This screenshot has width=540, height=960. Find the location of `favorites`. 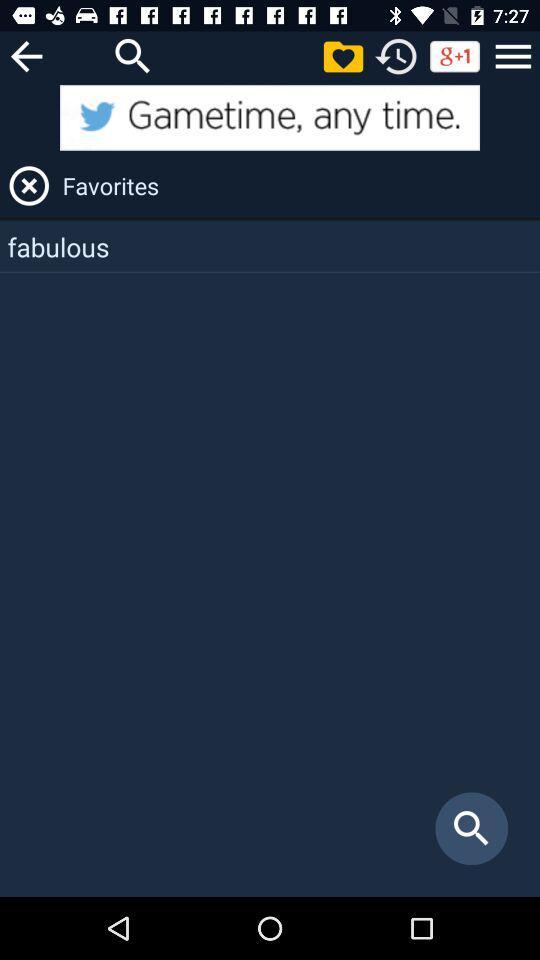

favorites is located at coordinates (342, 55).